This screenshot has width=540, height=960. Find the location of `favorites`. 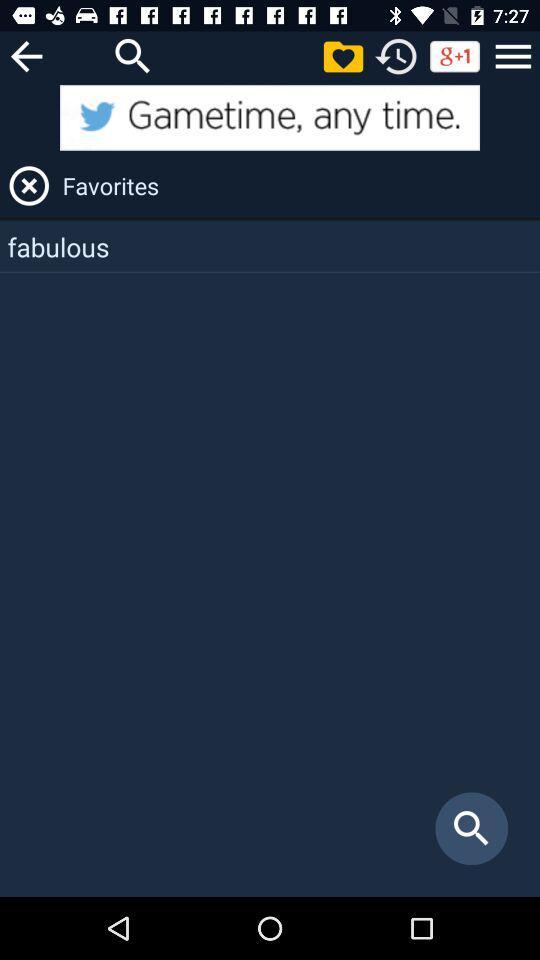

favorites is located at coordinates (342, 55).